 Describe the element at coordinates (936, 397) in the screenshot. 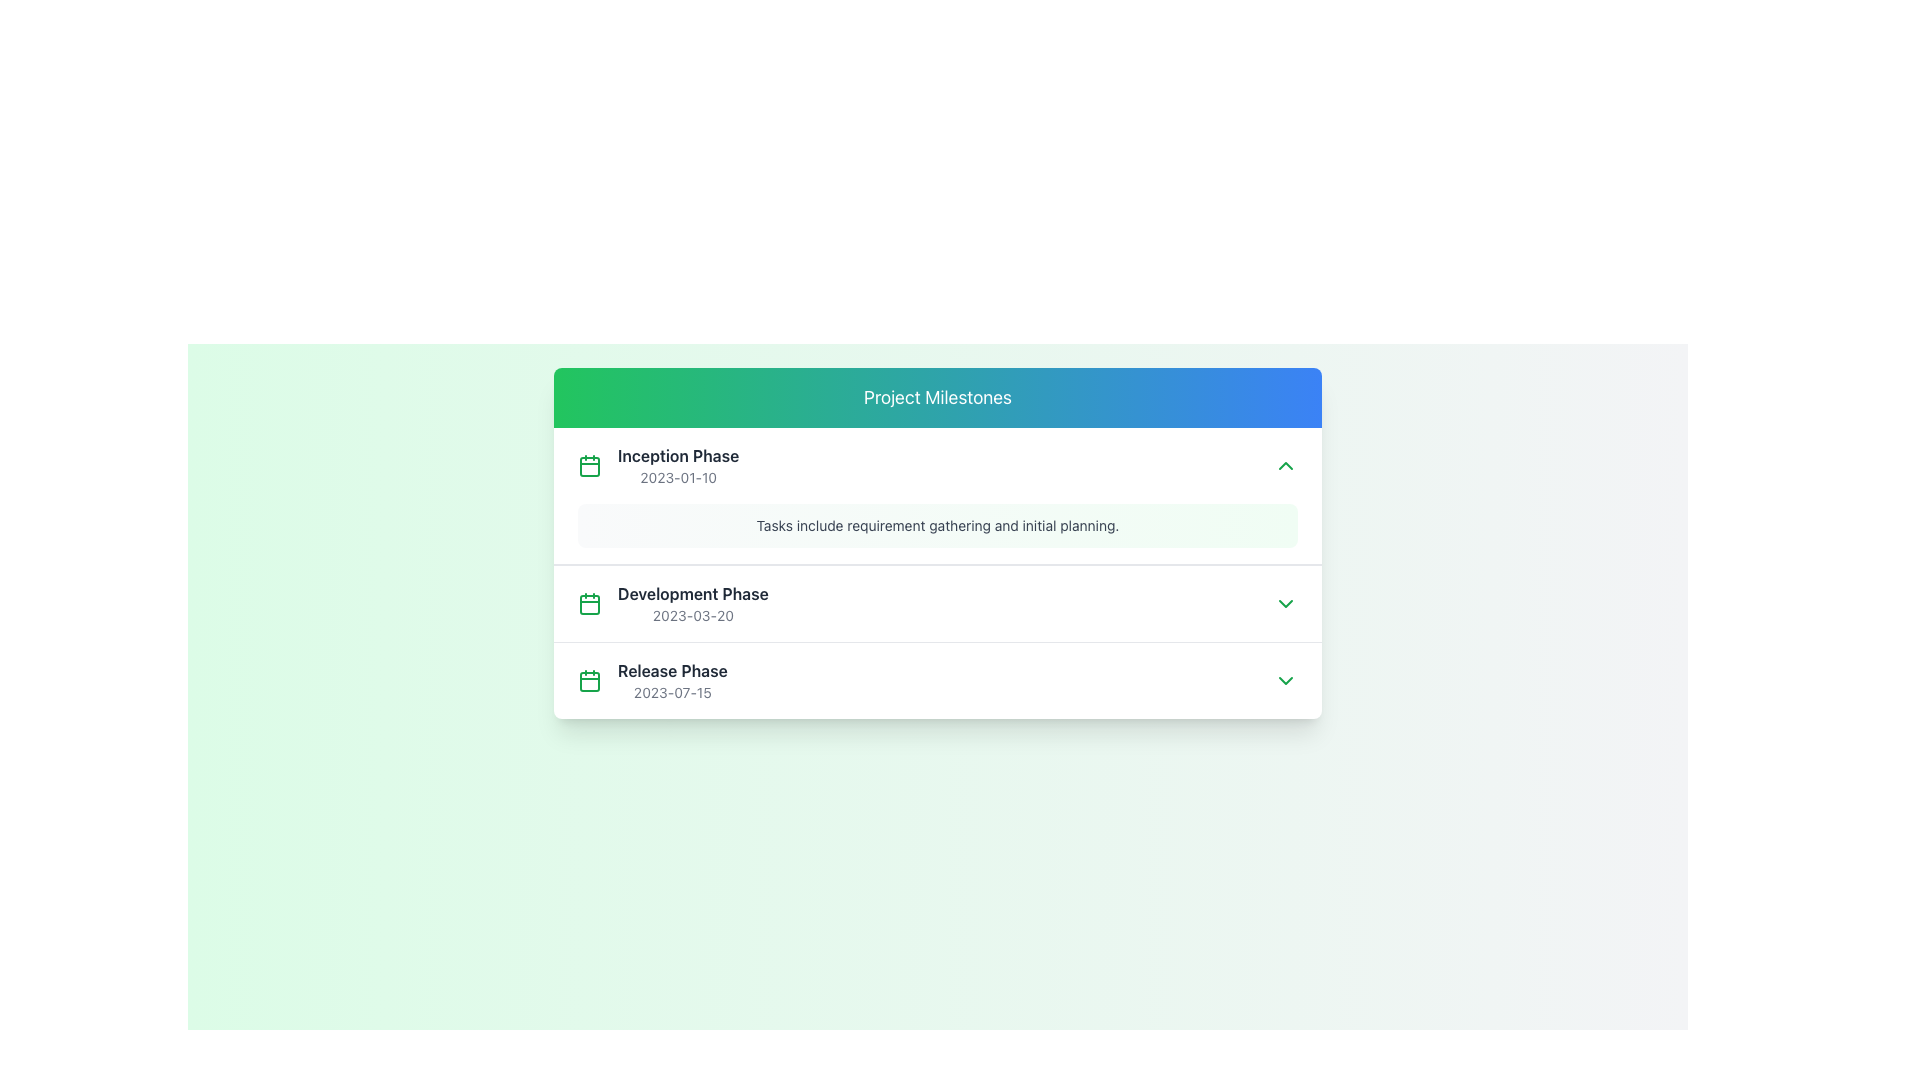

I see `the non-interactive text header displaying 'Project Milestones' with a gradient background from green to blue` at that location.